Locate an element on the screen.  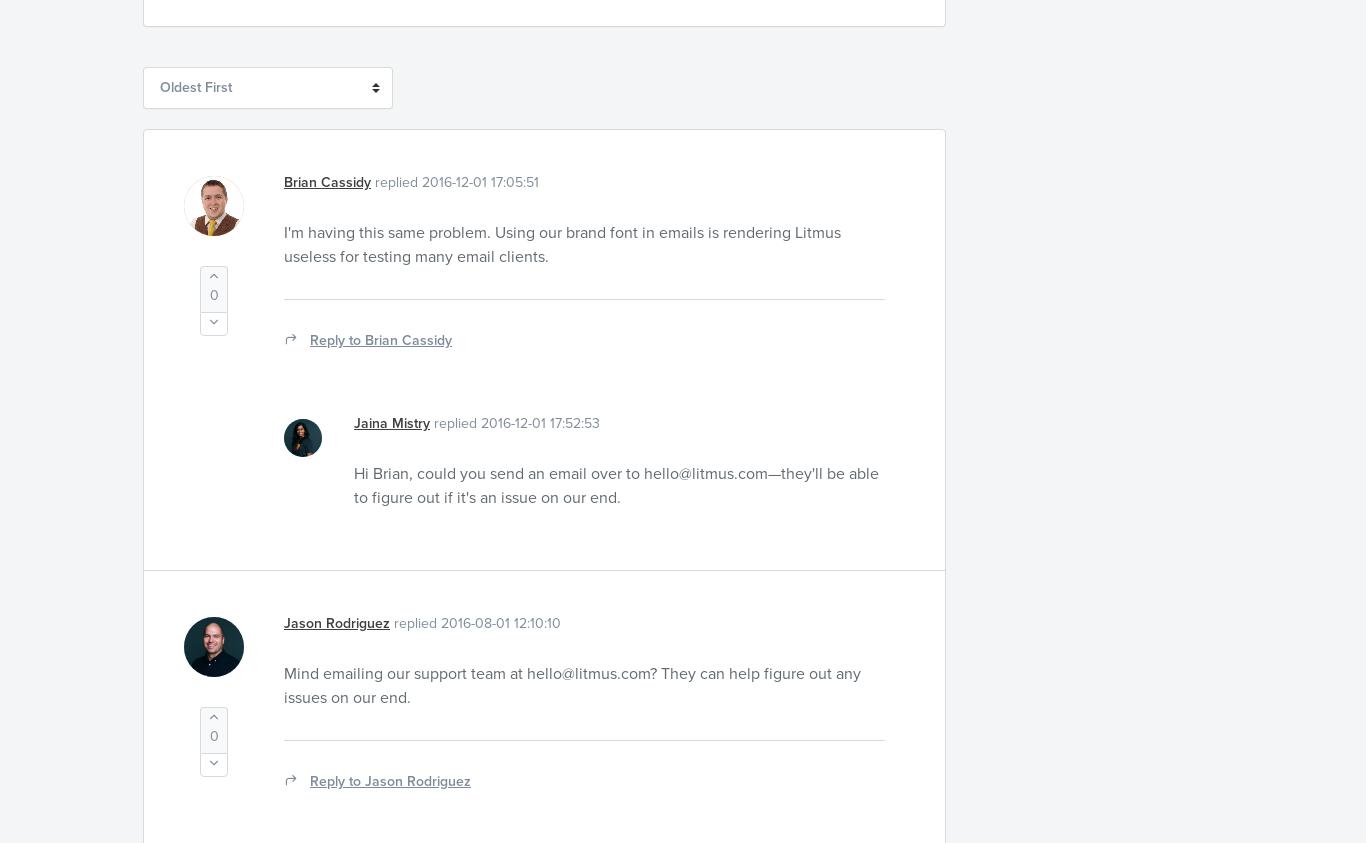
'2016-12-01 17:05:51' is located at coordinates (480, 181).